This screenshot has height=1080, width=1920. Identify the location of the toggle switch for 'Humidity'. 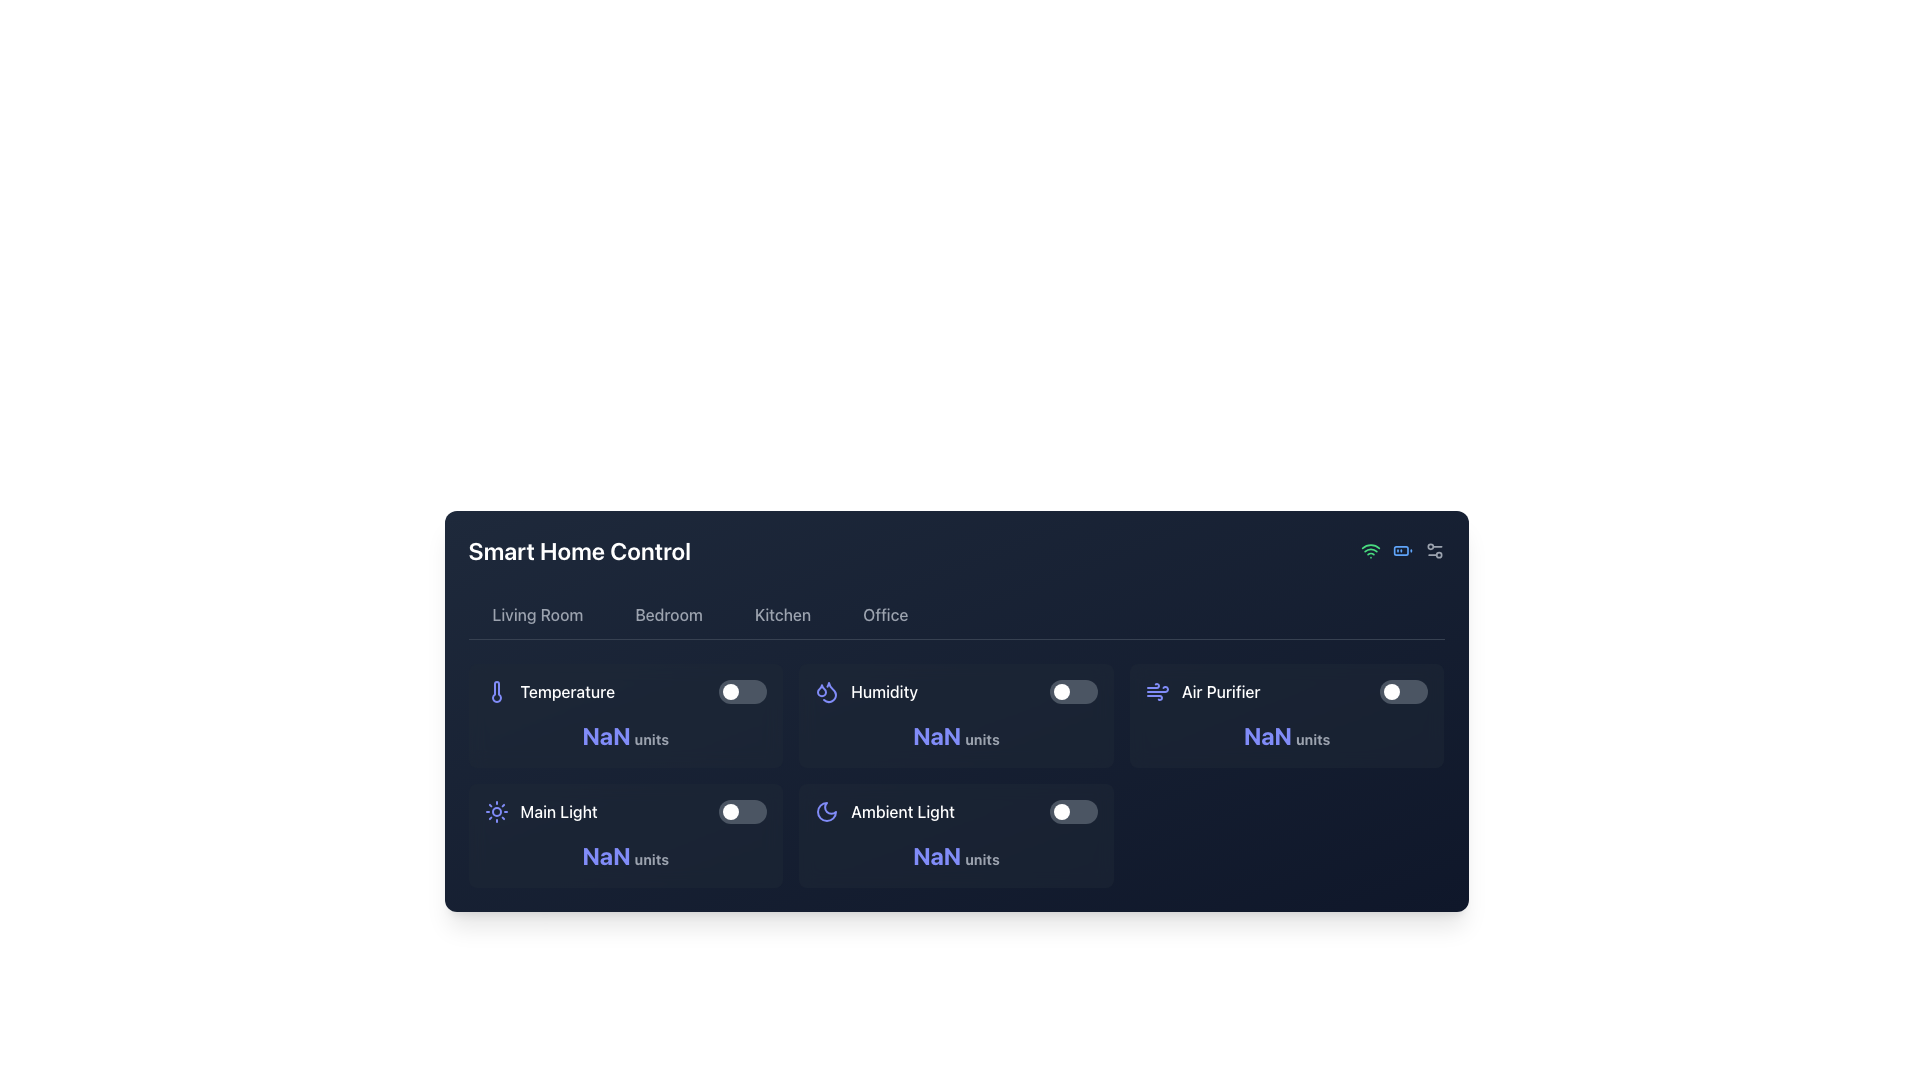
(1072, 690).